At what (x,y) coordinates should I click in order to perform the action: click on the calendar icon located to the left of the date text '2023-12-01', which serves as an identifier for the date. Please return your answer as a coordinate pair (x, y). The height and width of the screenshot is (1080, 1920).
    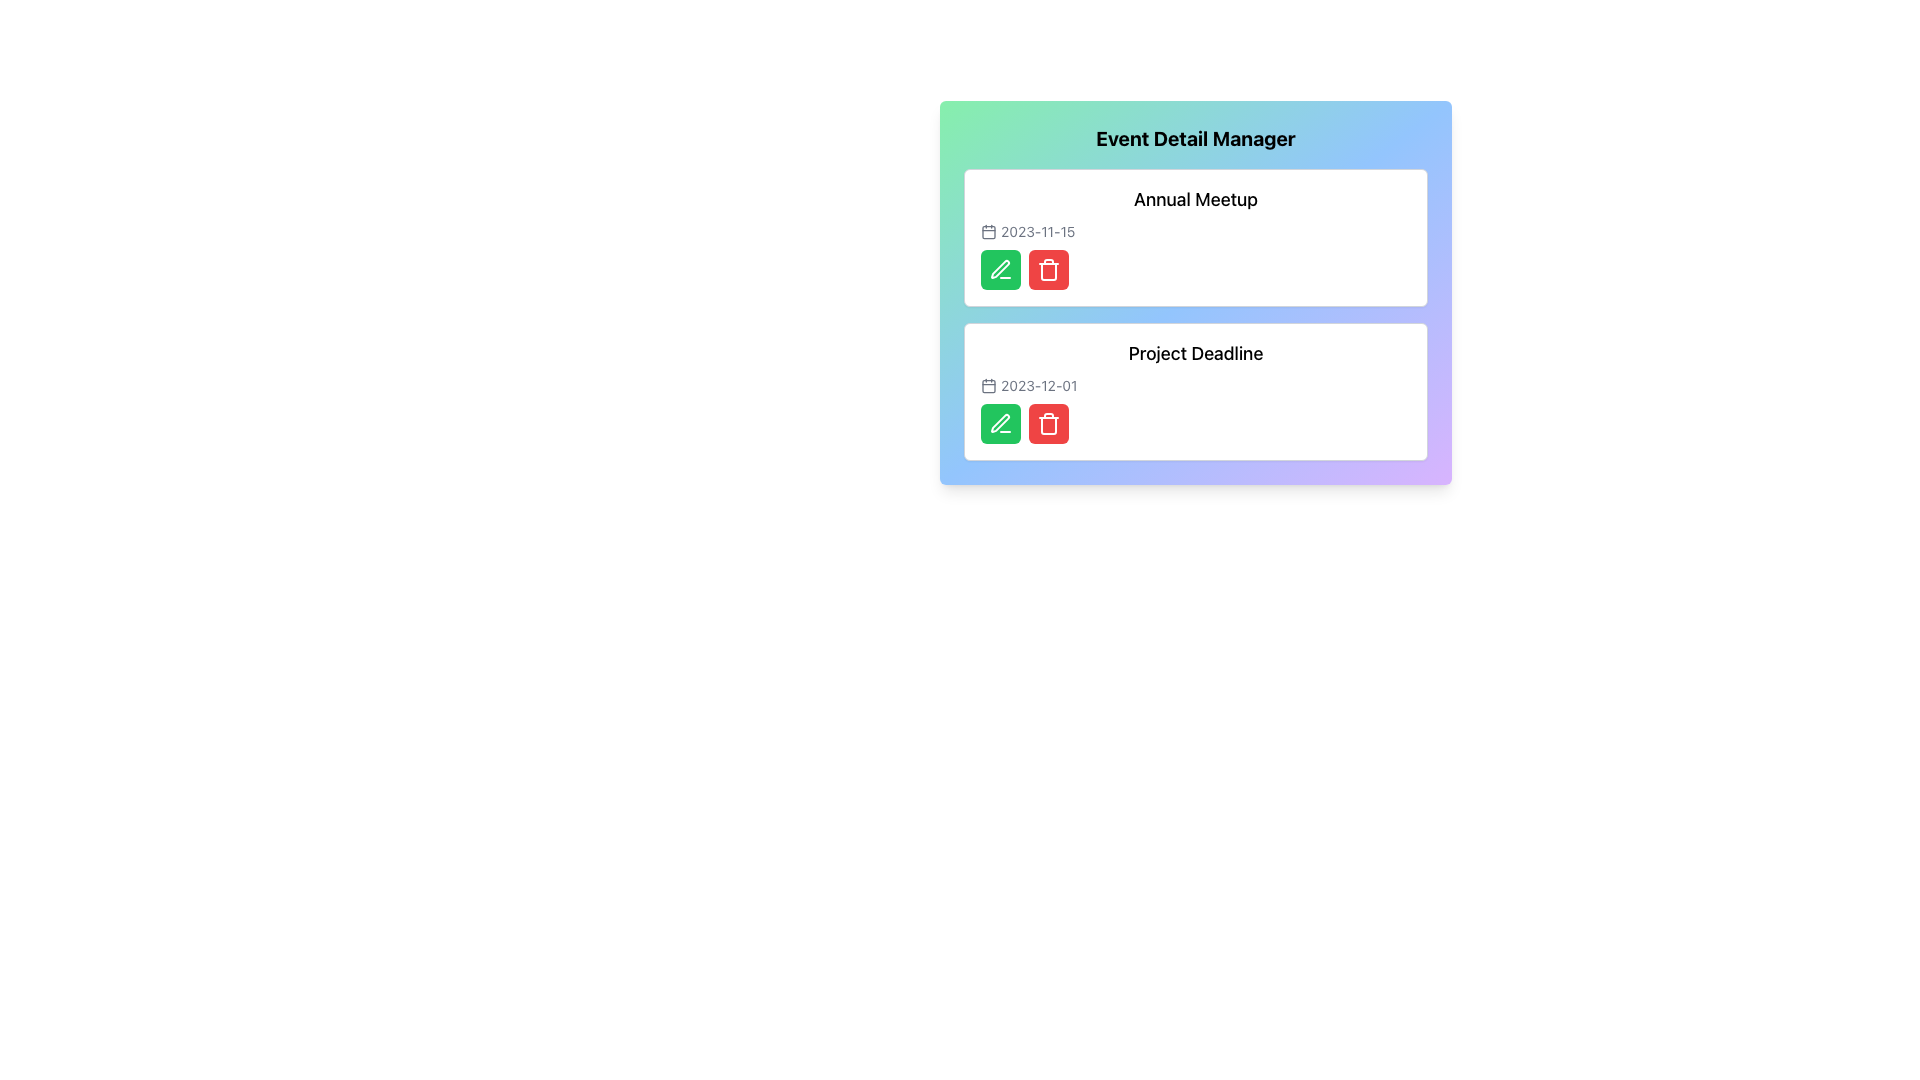
    Looking at the image, I should click on (988, 385).